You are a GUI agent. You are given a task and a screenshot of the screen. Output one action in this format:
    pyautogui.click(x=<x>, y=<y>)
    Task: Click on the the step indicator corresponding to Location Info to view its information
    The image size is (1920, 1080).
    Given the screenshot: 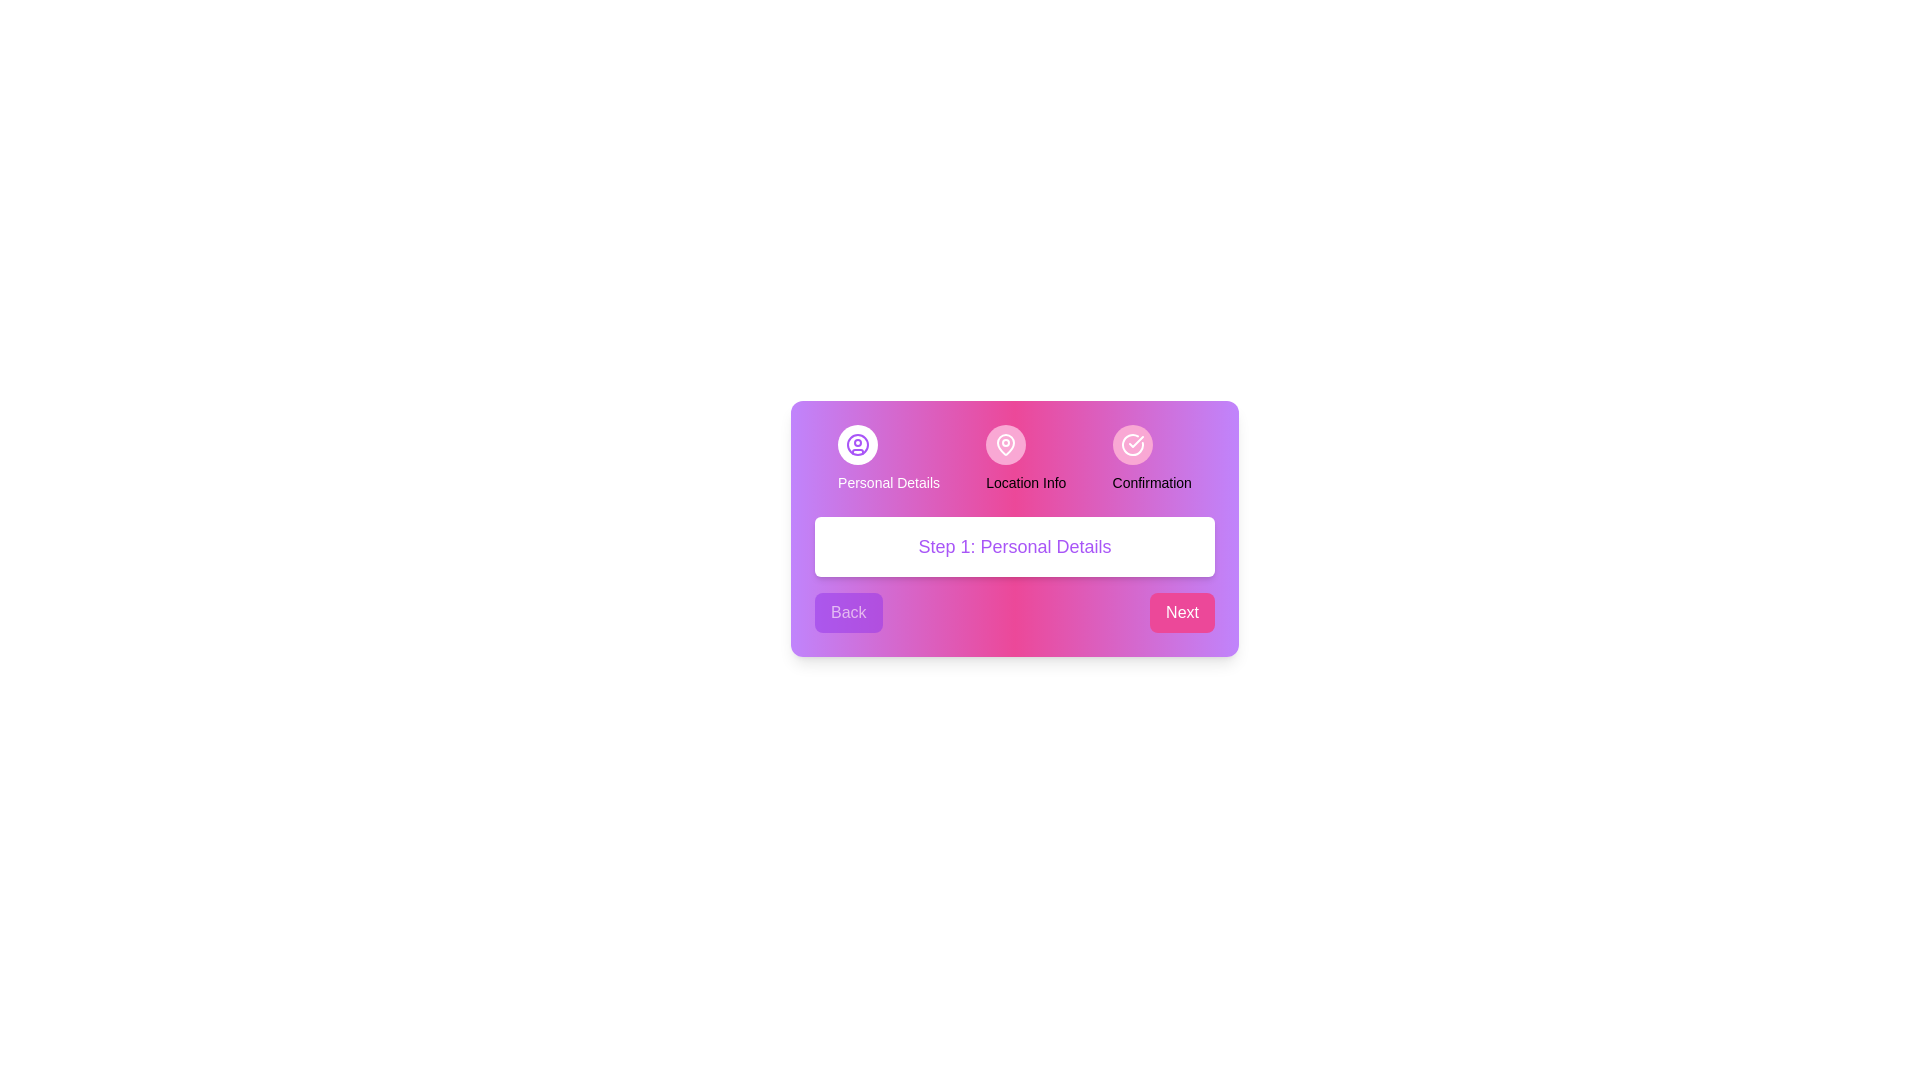 What is the action you would take?
    pyautogui.click(x=1006, y=443)
    